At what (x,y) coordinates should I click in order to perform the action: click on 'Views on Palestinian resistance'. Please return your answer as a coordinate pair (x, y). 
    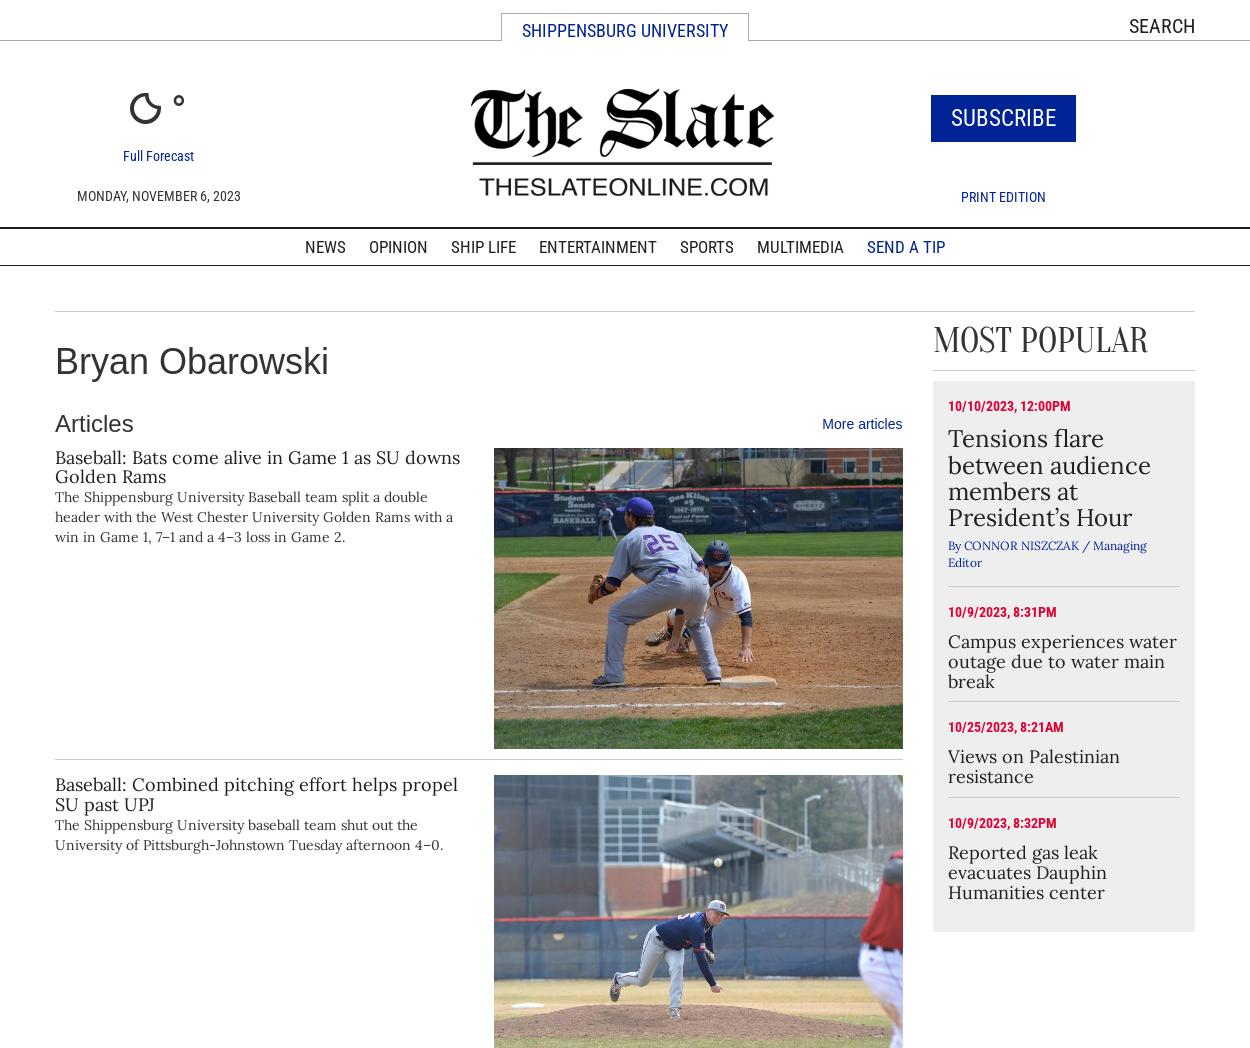
    Looking at the image, I should click on (946, 766).